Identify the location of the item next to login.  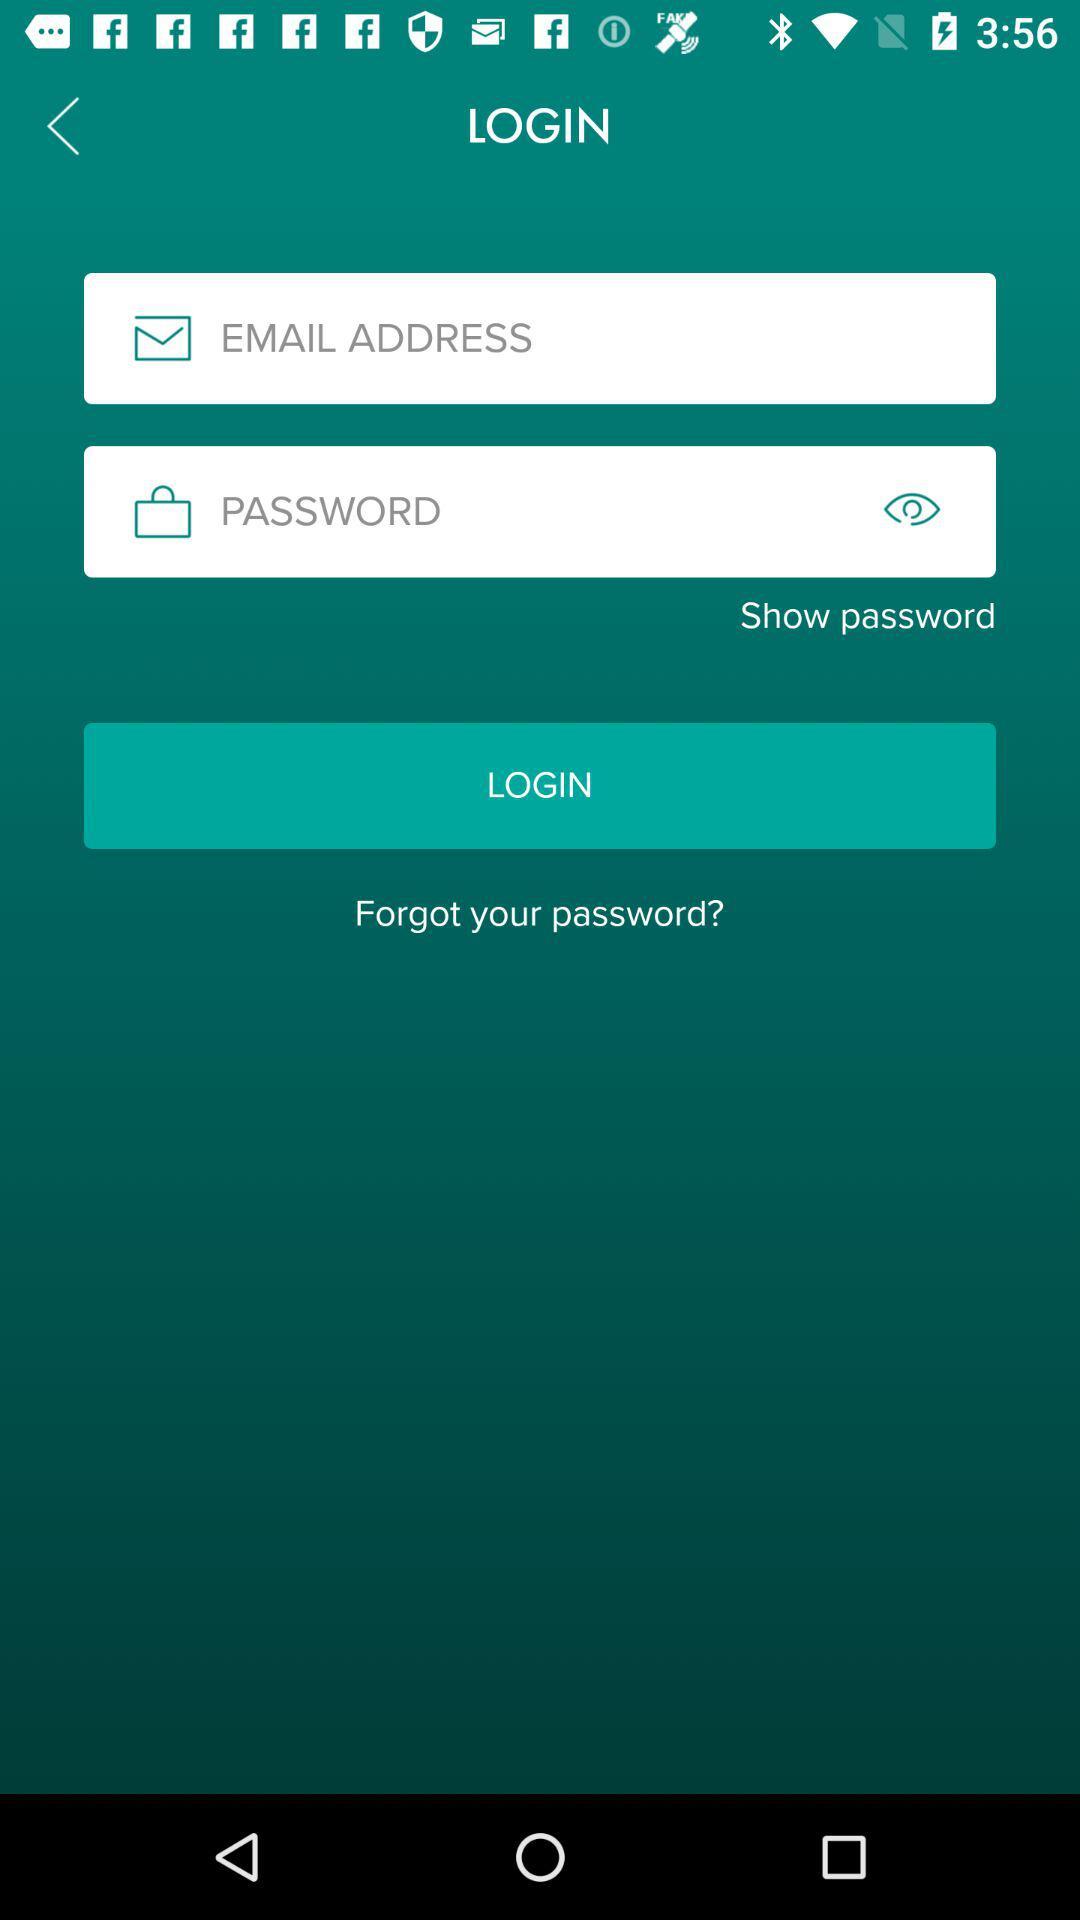
(61, 124).